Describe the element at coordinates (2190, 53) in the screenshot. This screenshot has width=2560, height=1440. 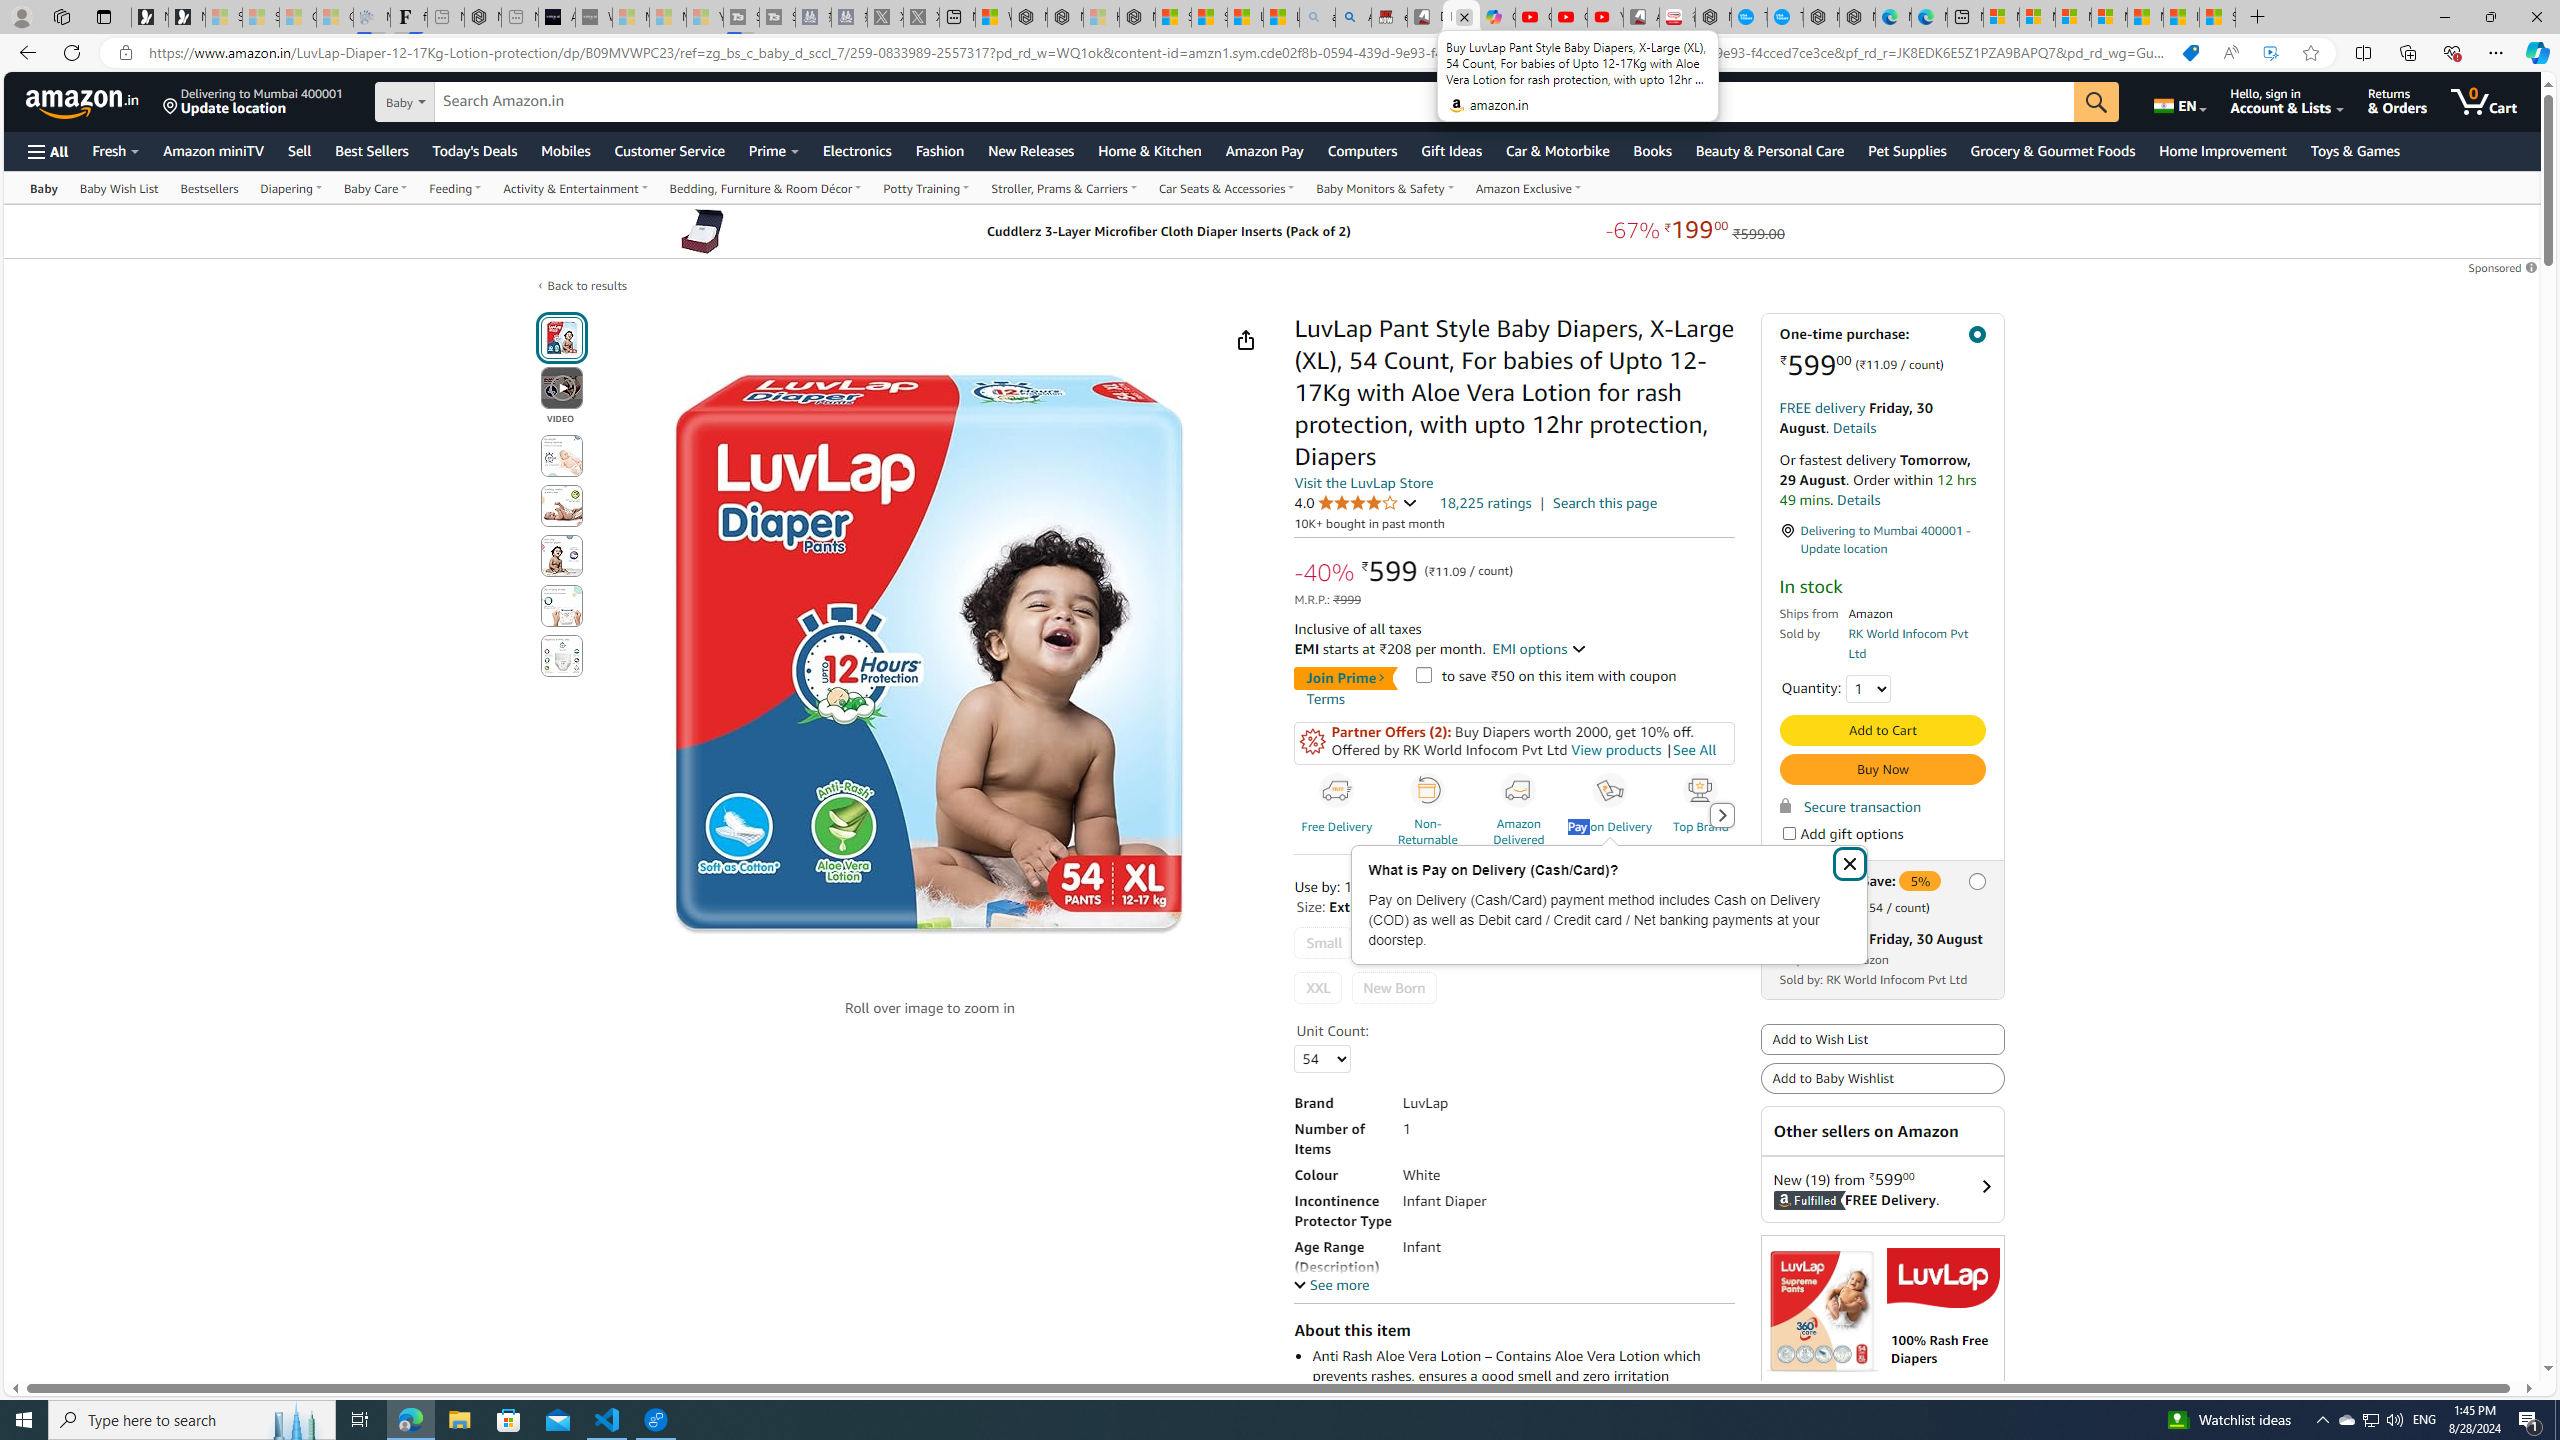
I see `'This site has coupons! Shopping in Microsoft Edge'` at that location.